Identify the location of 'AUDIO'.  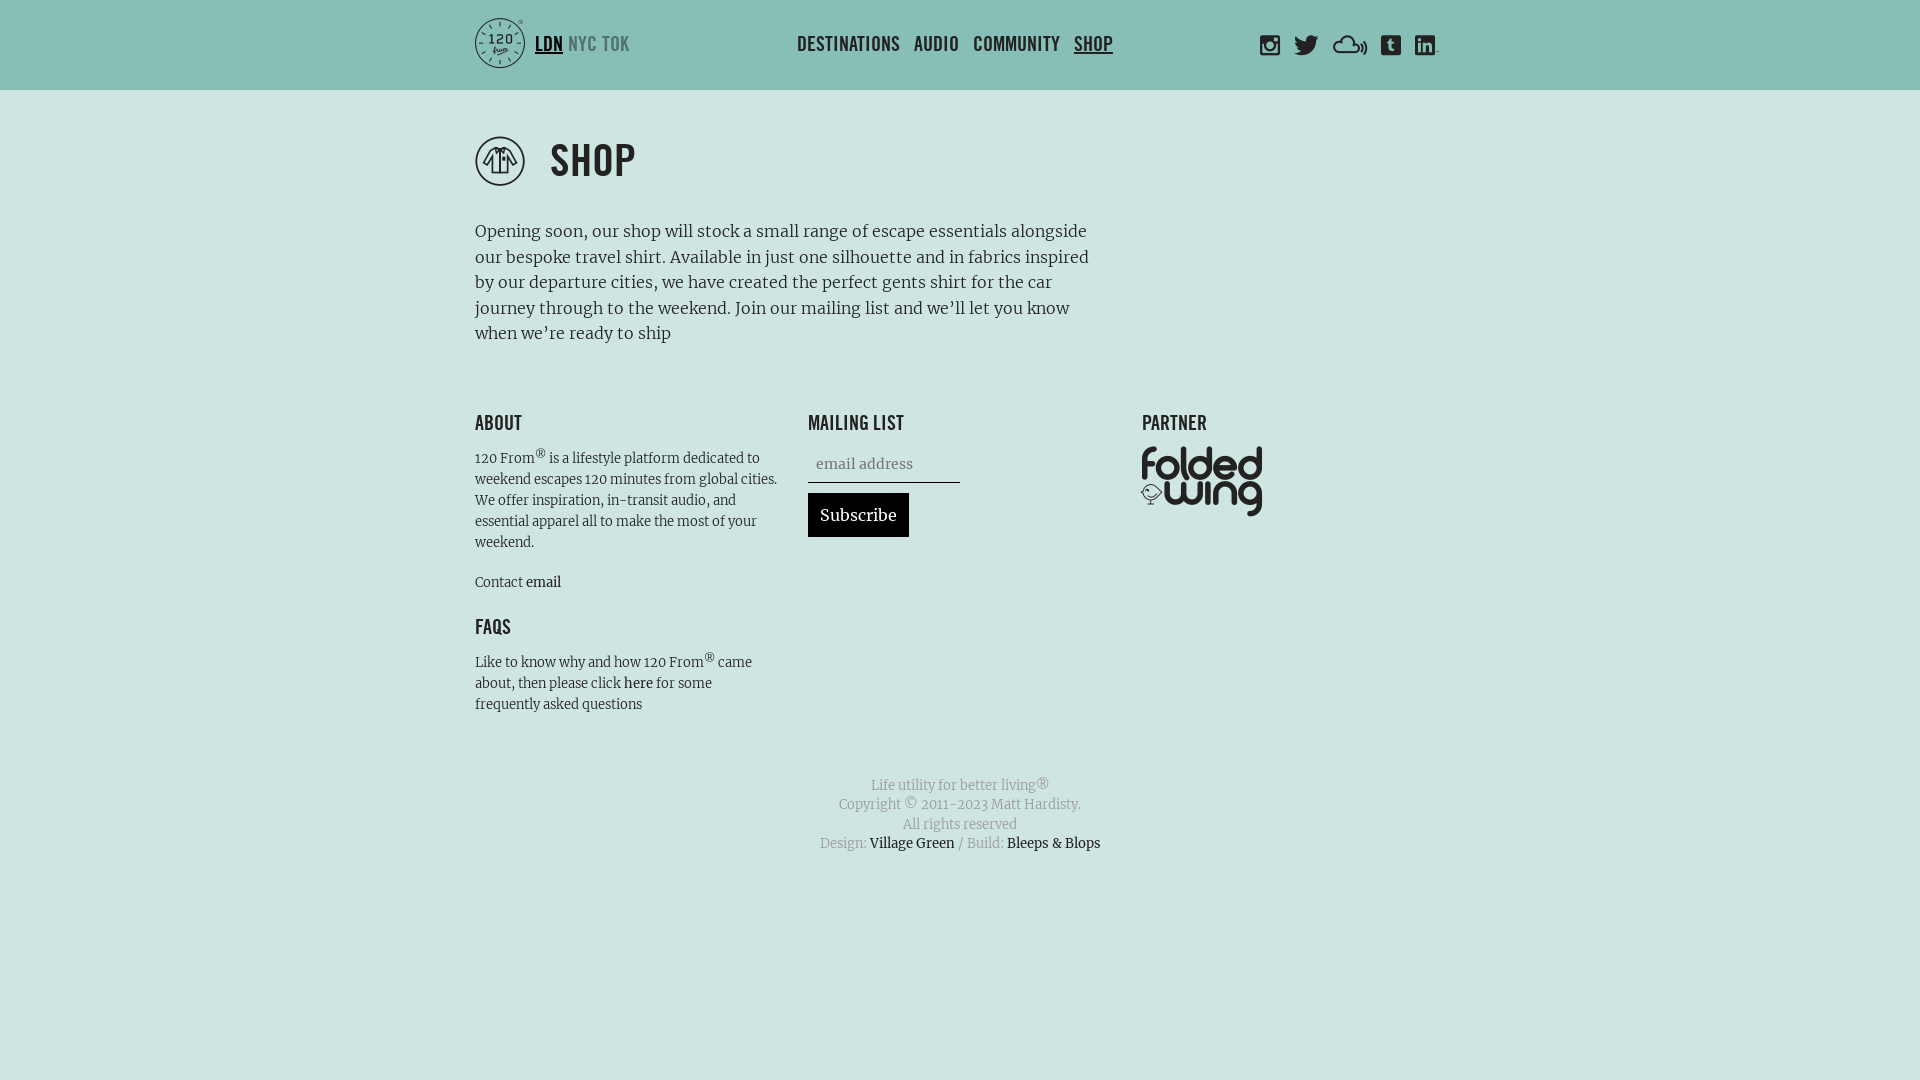
(935, 45).